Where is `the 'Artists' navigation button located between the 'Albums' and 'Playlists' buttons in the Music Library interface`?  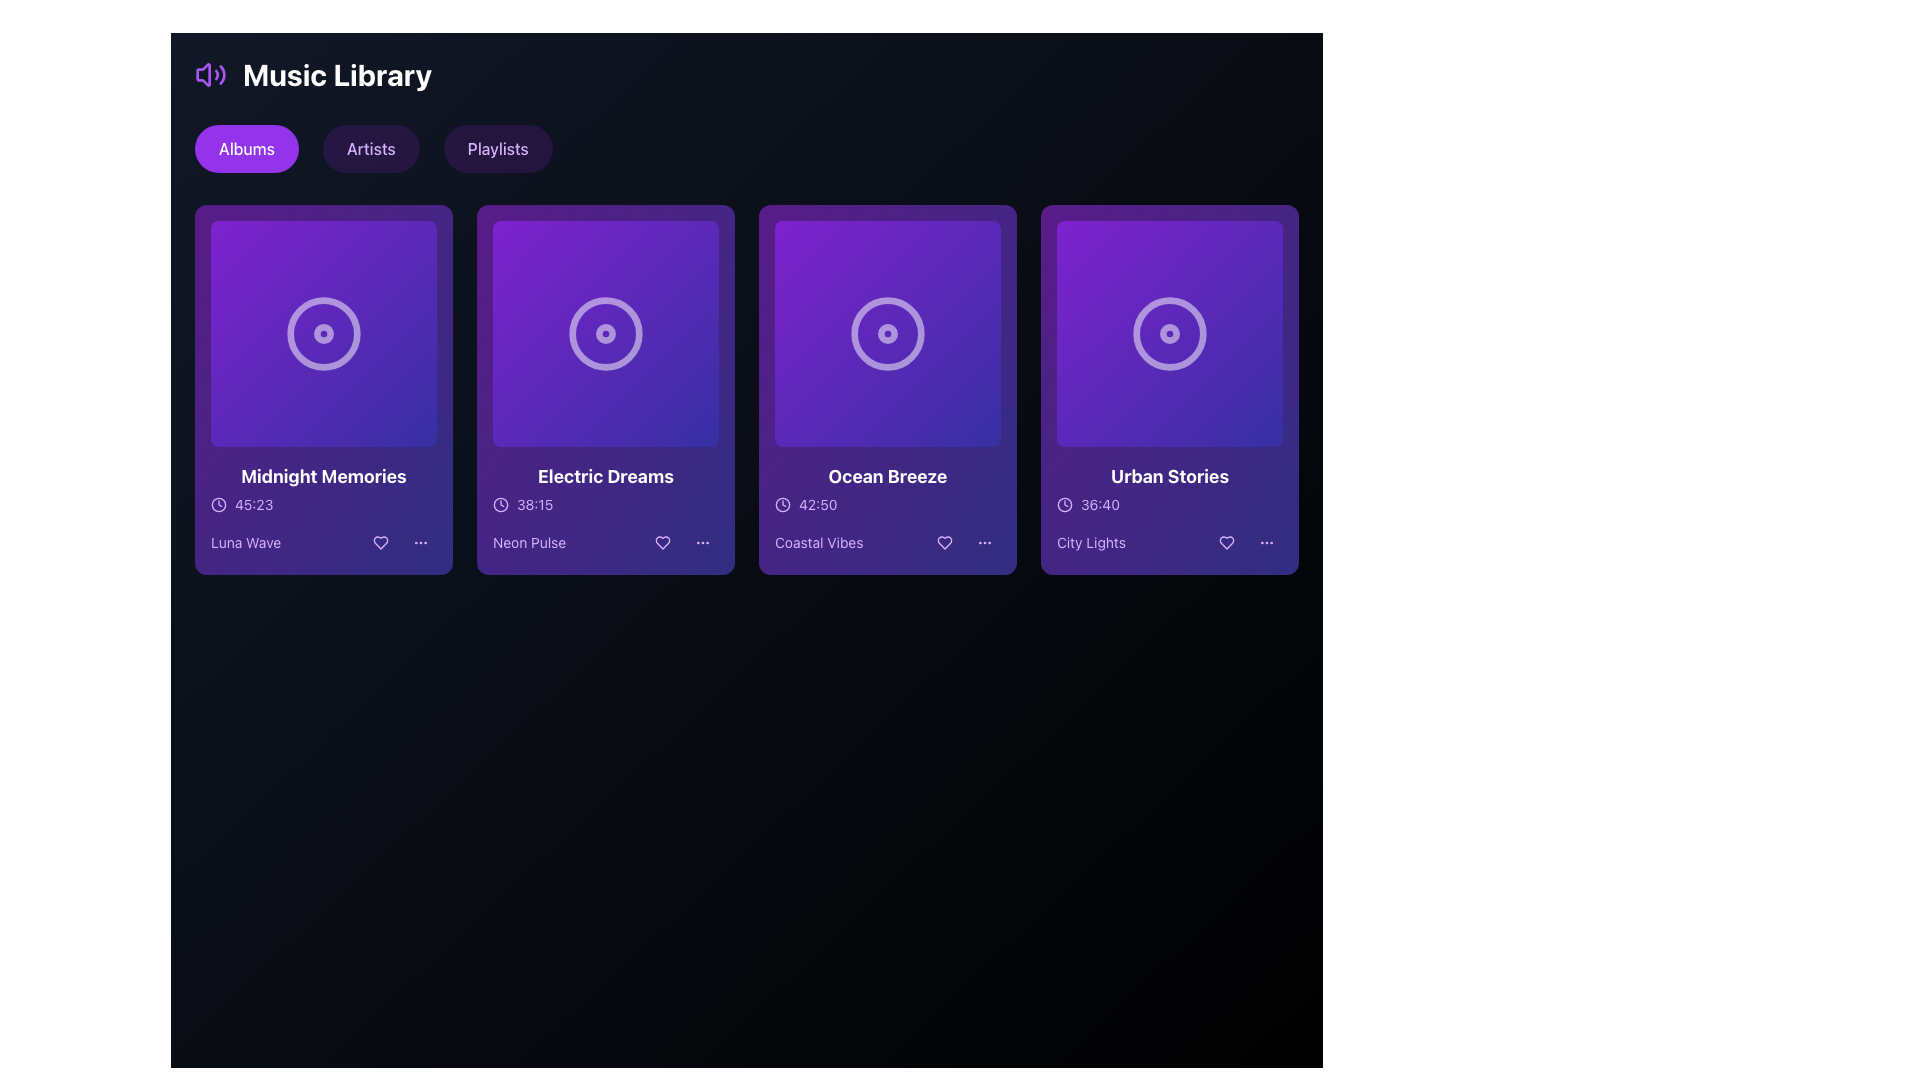 the 'Artists' navigation button located between the 'Albums' and 'Playlists' buttons in the Music Library interface is located at coordinates (371, 148).